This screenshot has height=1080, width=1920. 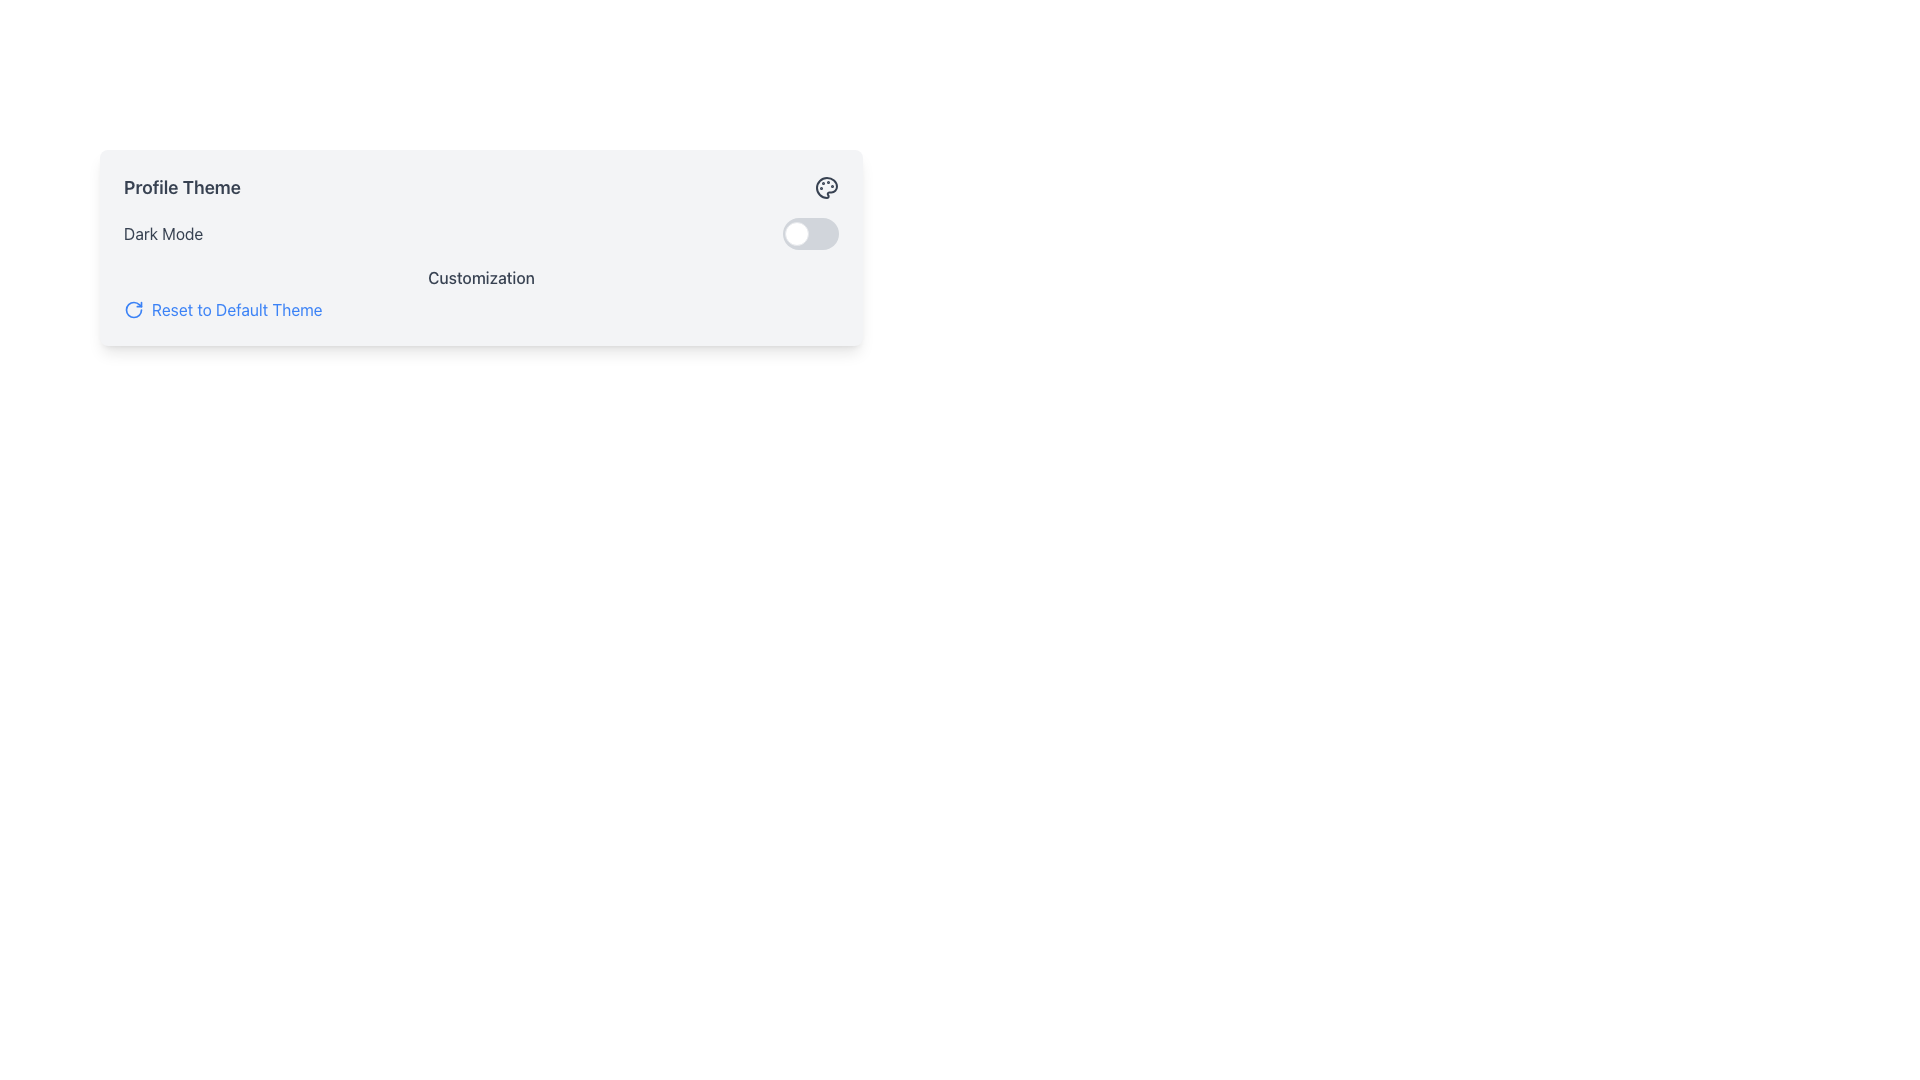 I want to click on the blue text link labeled 'Reset to Default Theme' located in the 'Profile Theme' section to reset the theme, so click(x=237, y=309).